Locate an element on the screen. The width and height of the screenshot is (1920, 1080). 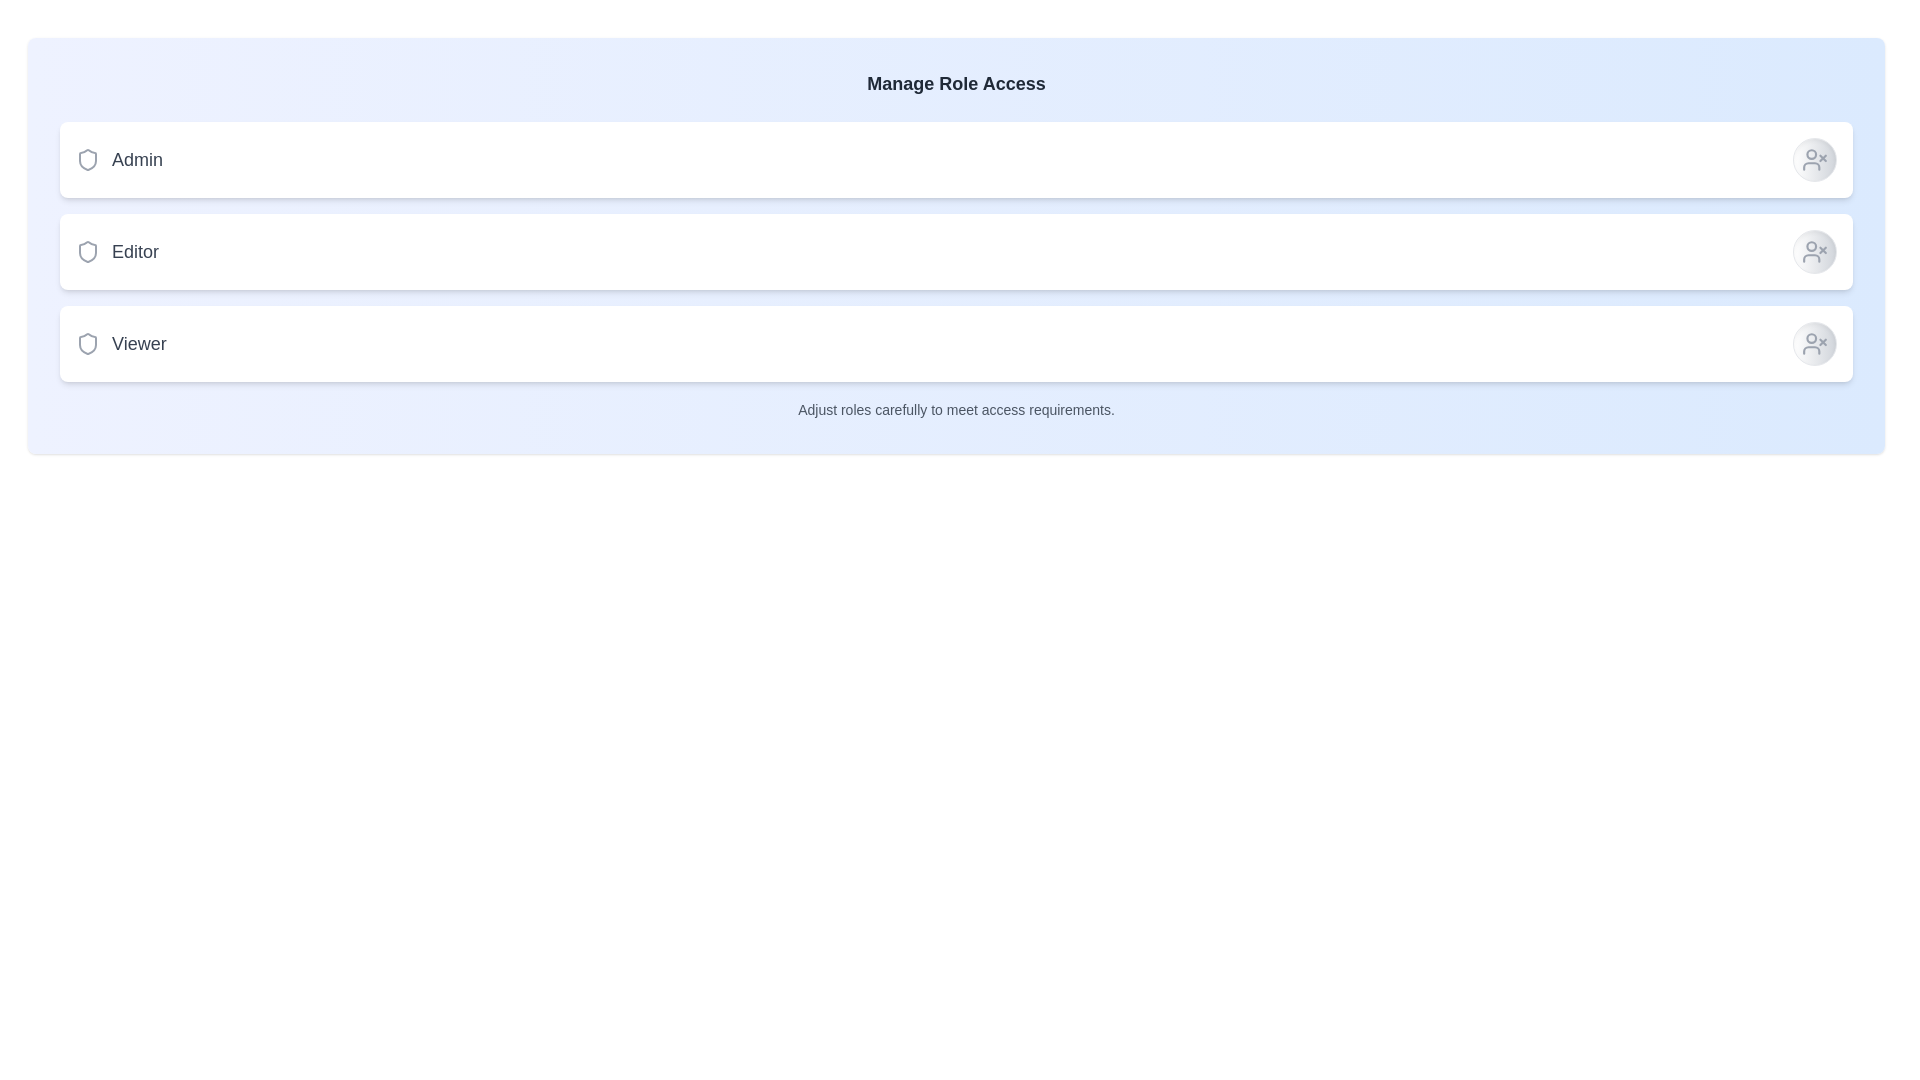
the bottom-most icon in the vertical stack of three user management action icons associated with the 'Viewer' role, located at the rightmost part of the layout is located at coordinates (1811, 349).